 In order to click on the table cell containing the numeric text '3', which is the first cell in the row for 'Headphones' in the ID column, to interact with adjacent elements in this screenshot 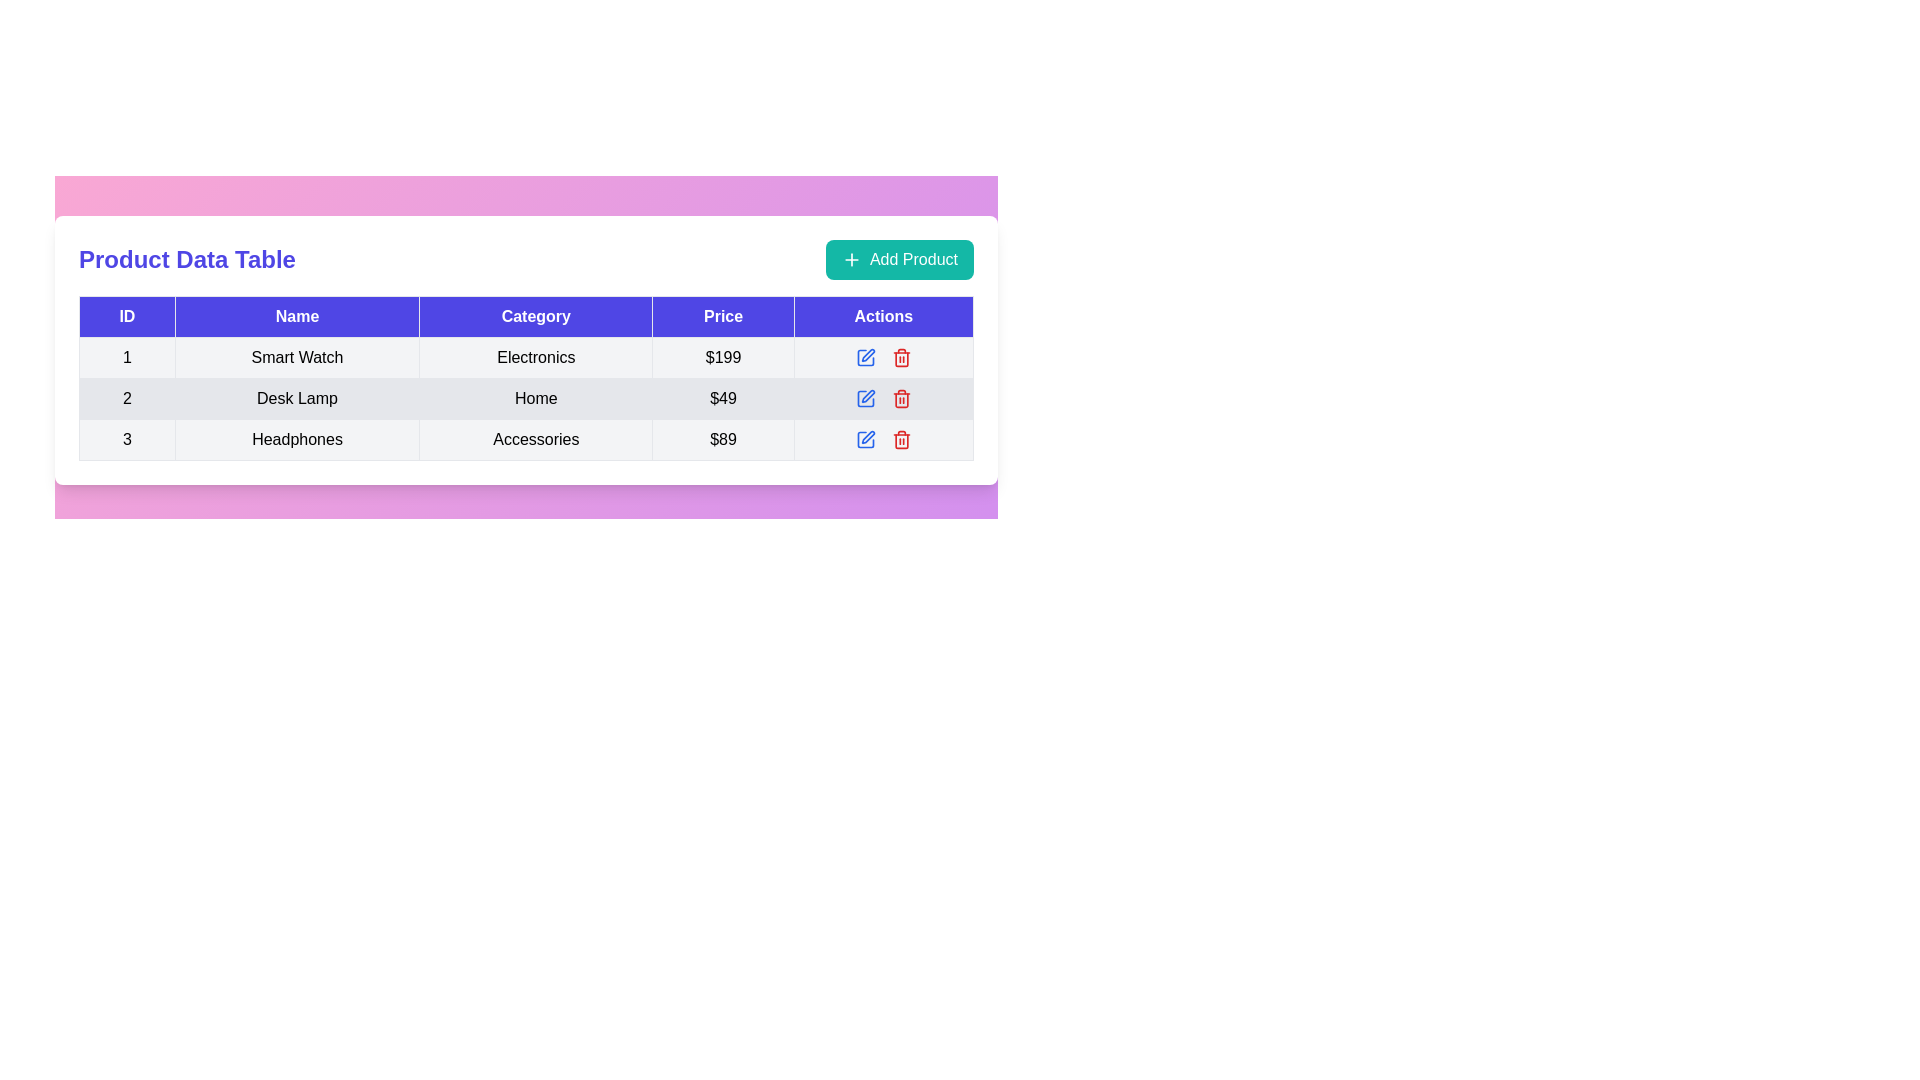, I will do `click(125, 438)`.